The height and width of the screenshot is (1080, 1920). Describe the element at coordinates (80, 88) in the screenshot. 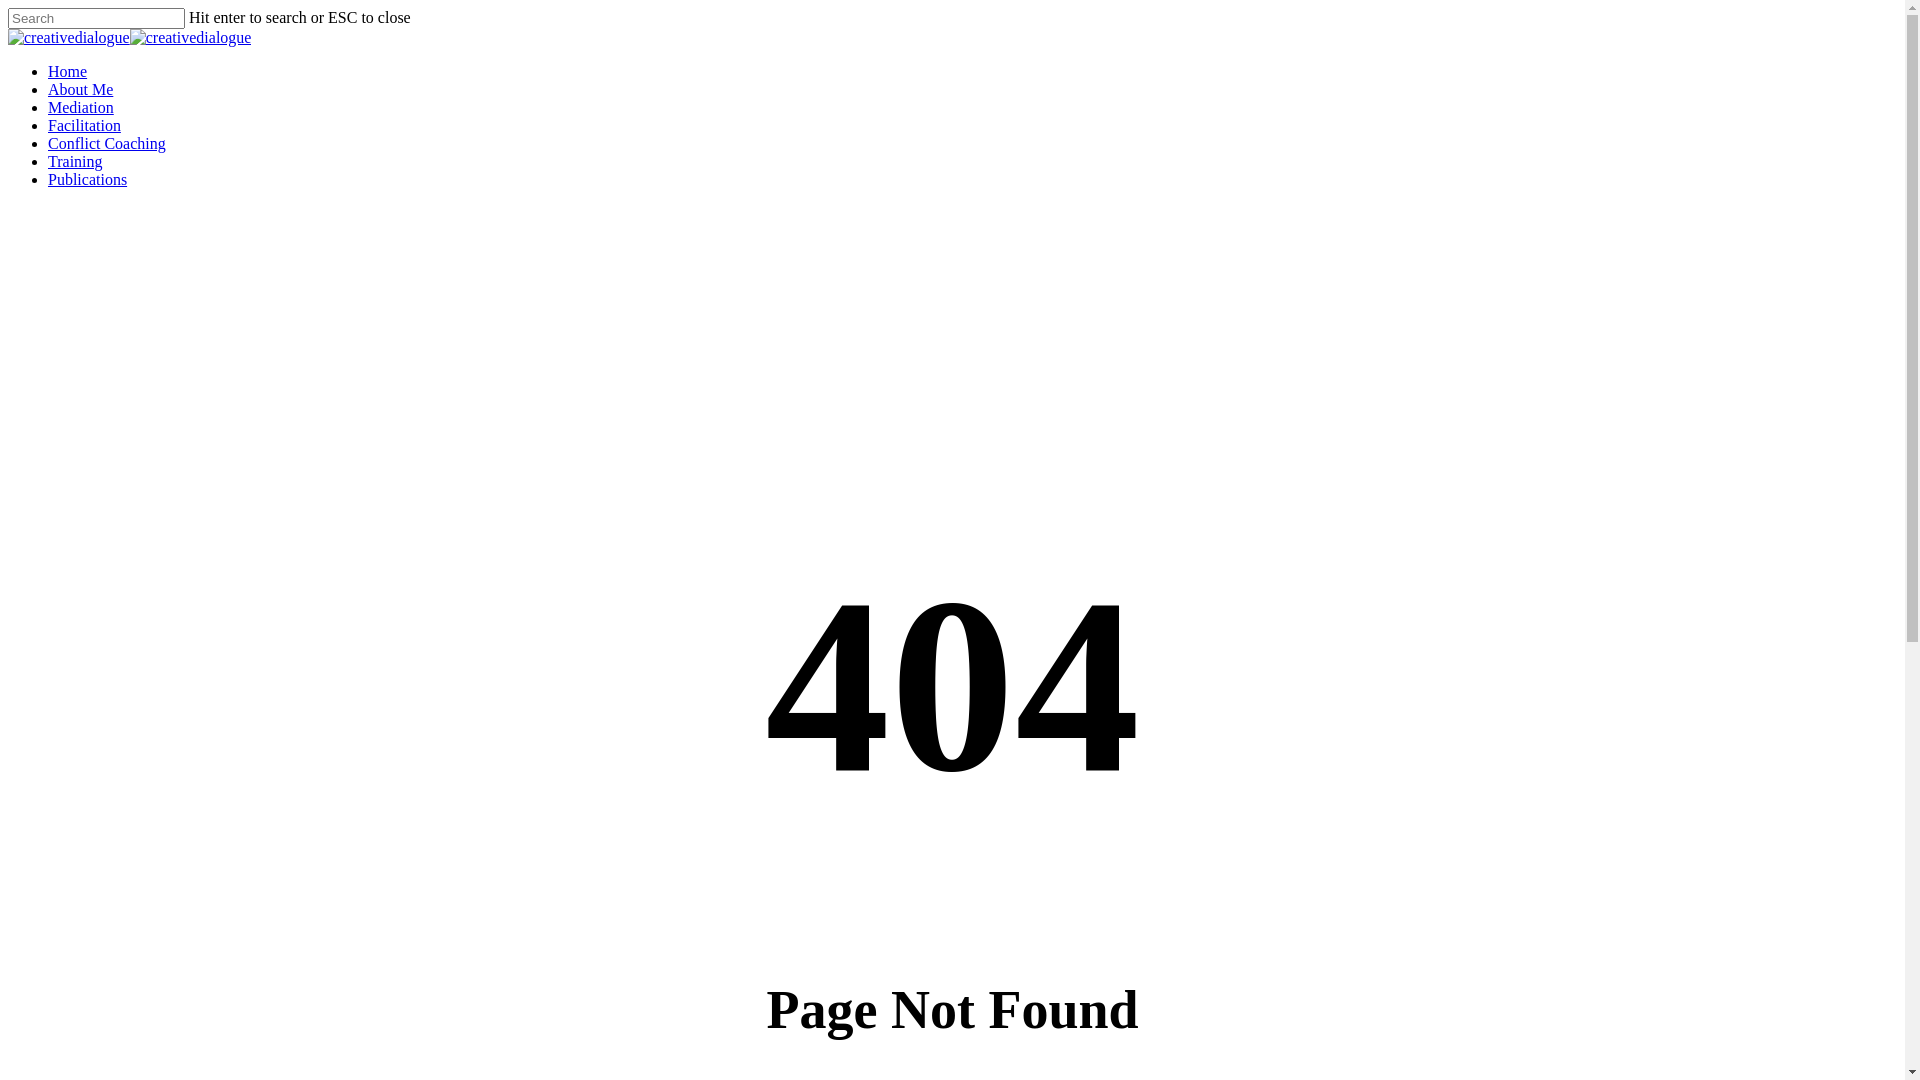

I see `'About Me'` at that location.